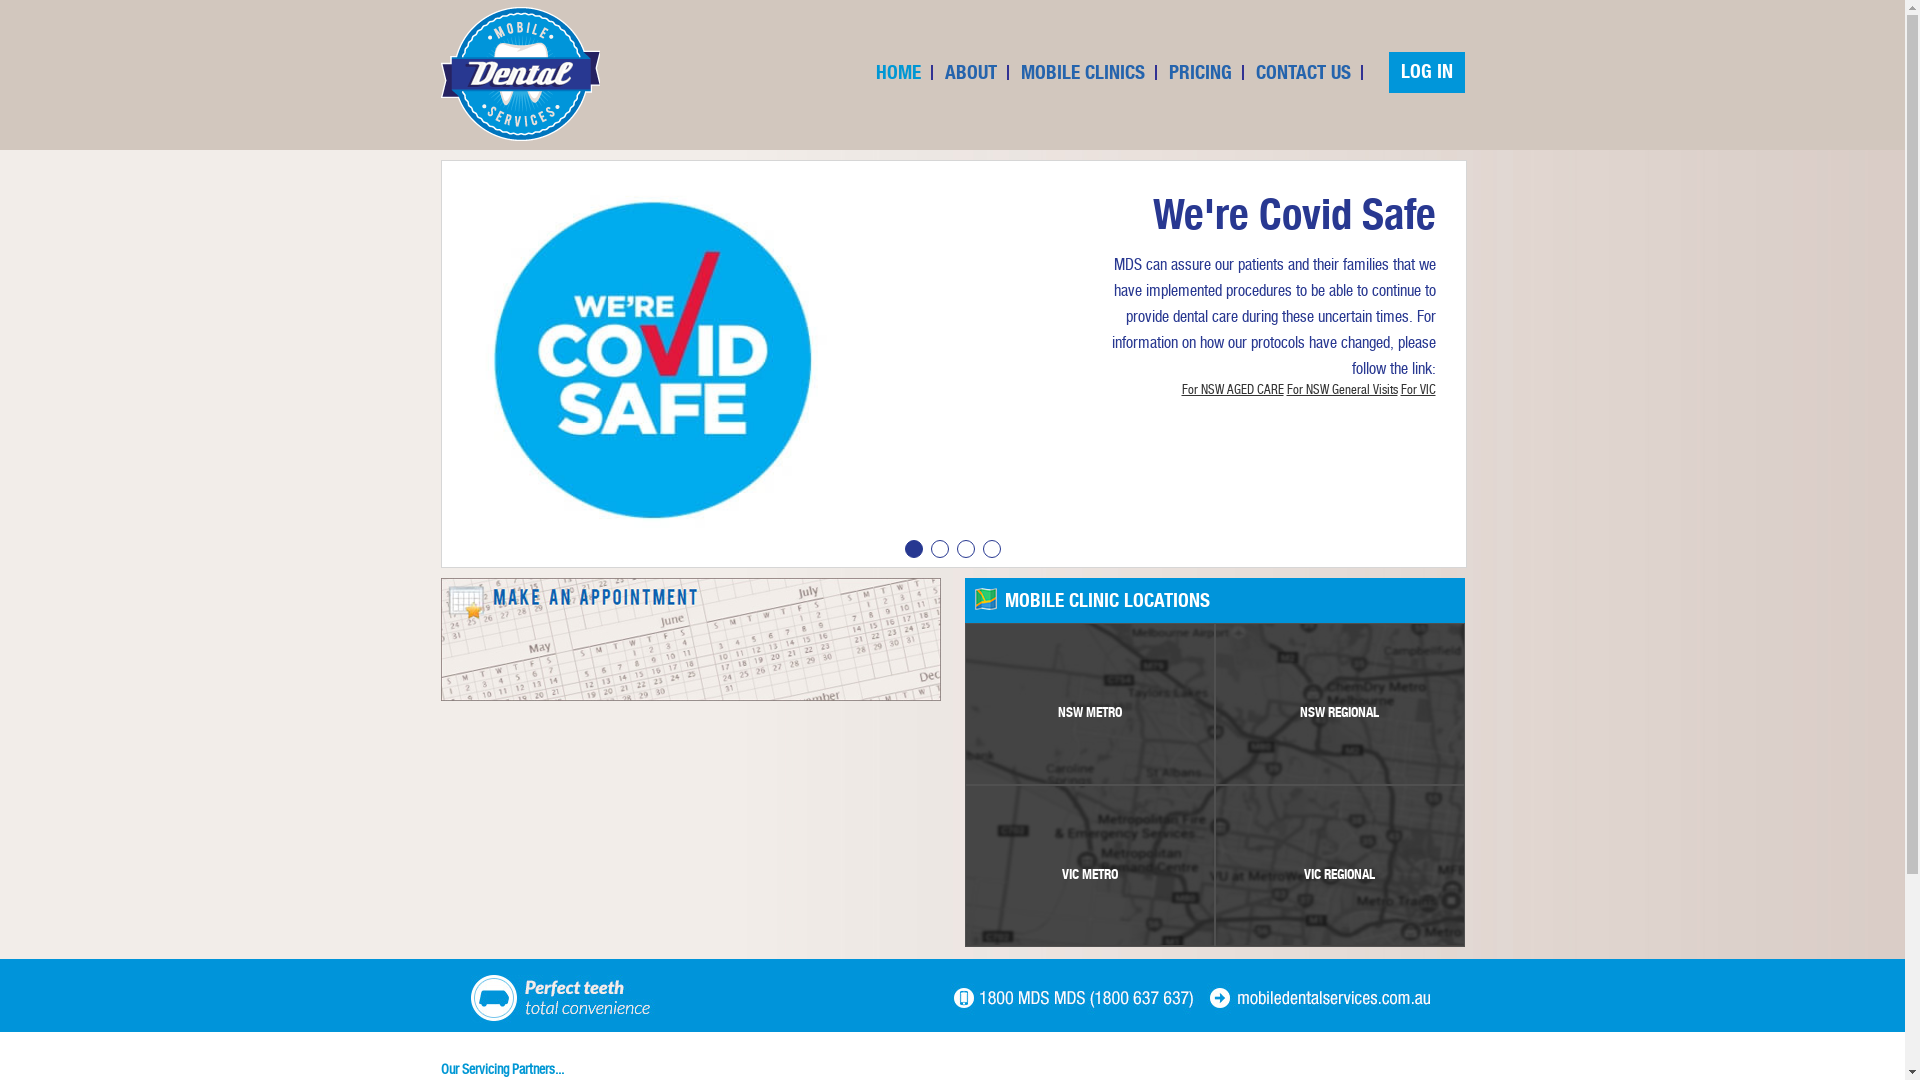  What do you see at coordinates (970, 71) in the screenshot?
I see `'ABOUT'` at bounding box center [970, 71].